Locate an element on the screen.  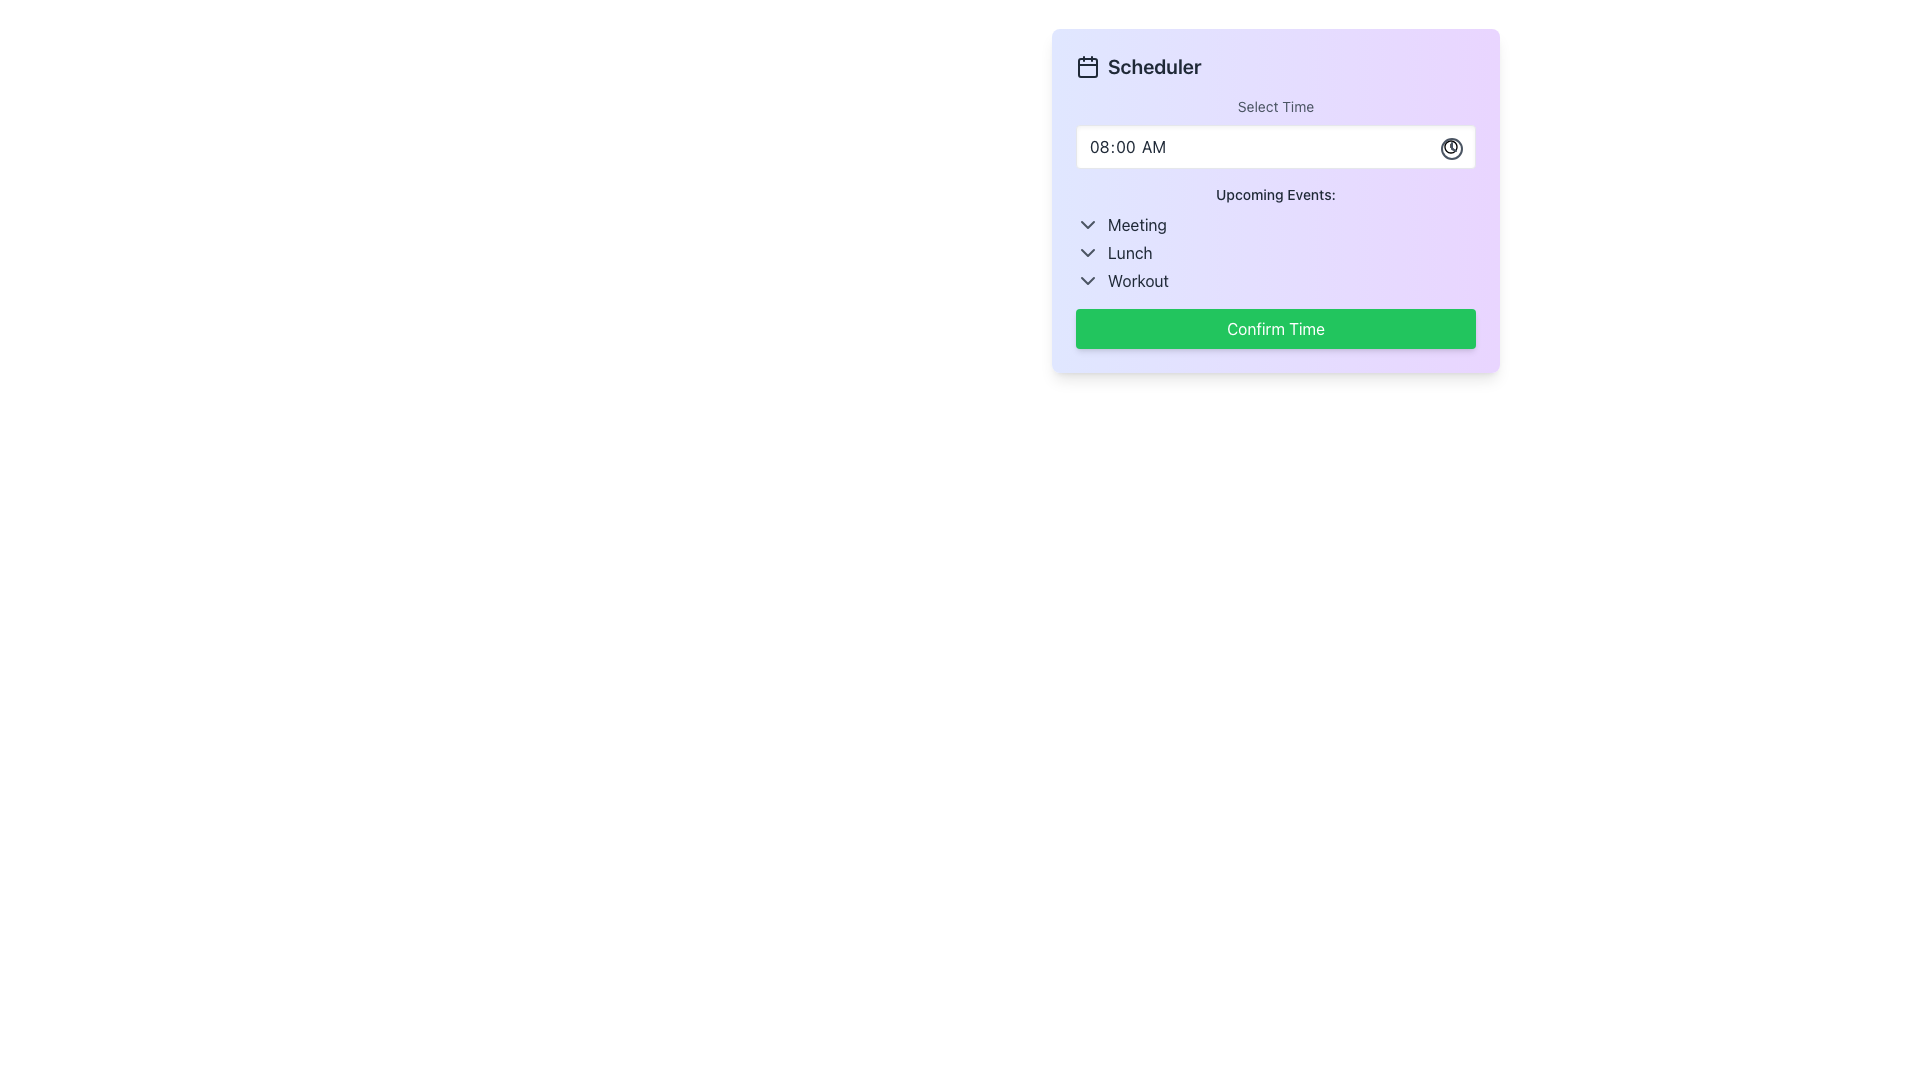
the static text label that displays 'Lunch', which is the second entry in the list of scheduled events, positioned between 'Meeting' above and 'Workout' below is located at coordinates (1130, 252).